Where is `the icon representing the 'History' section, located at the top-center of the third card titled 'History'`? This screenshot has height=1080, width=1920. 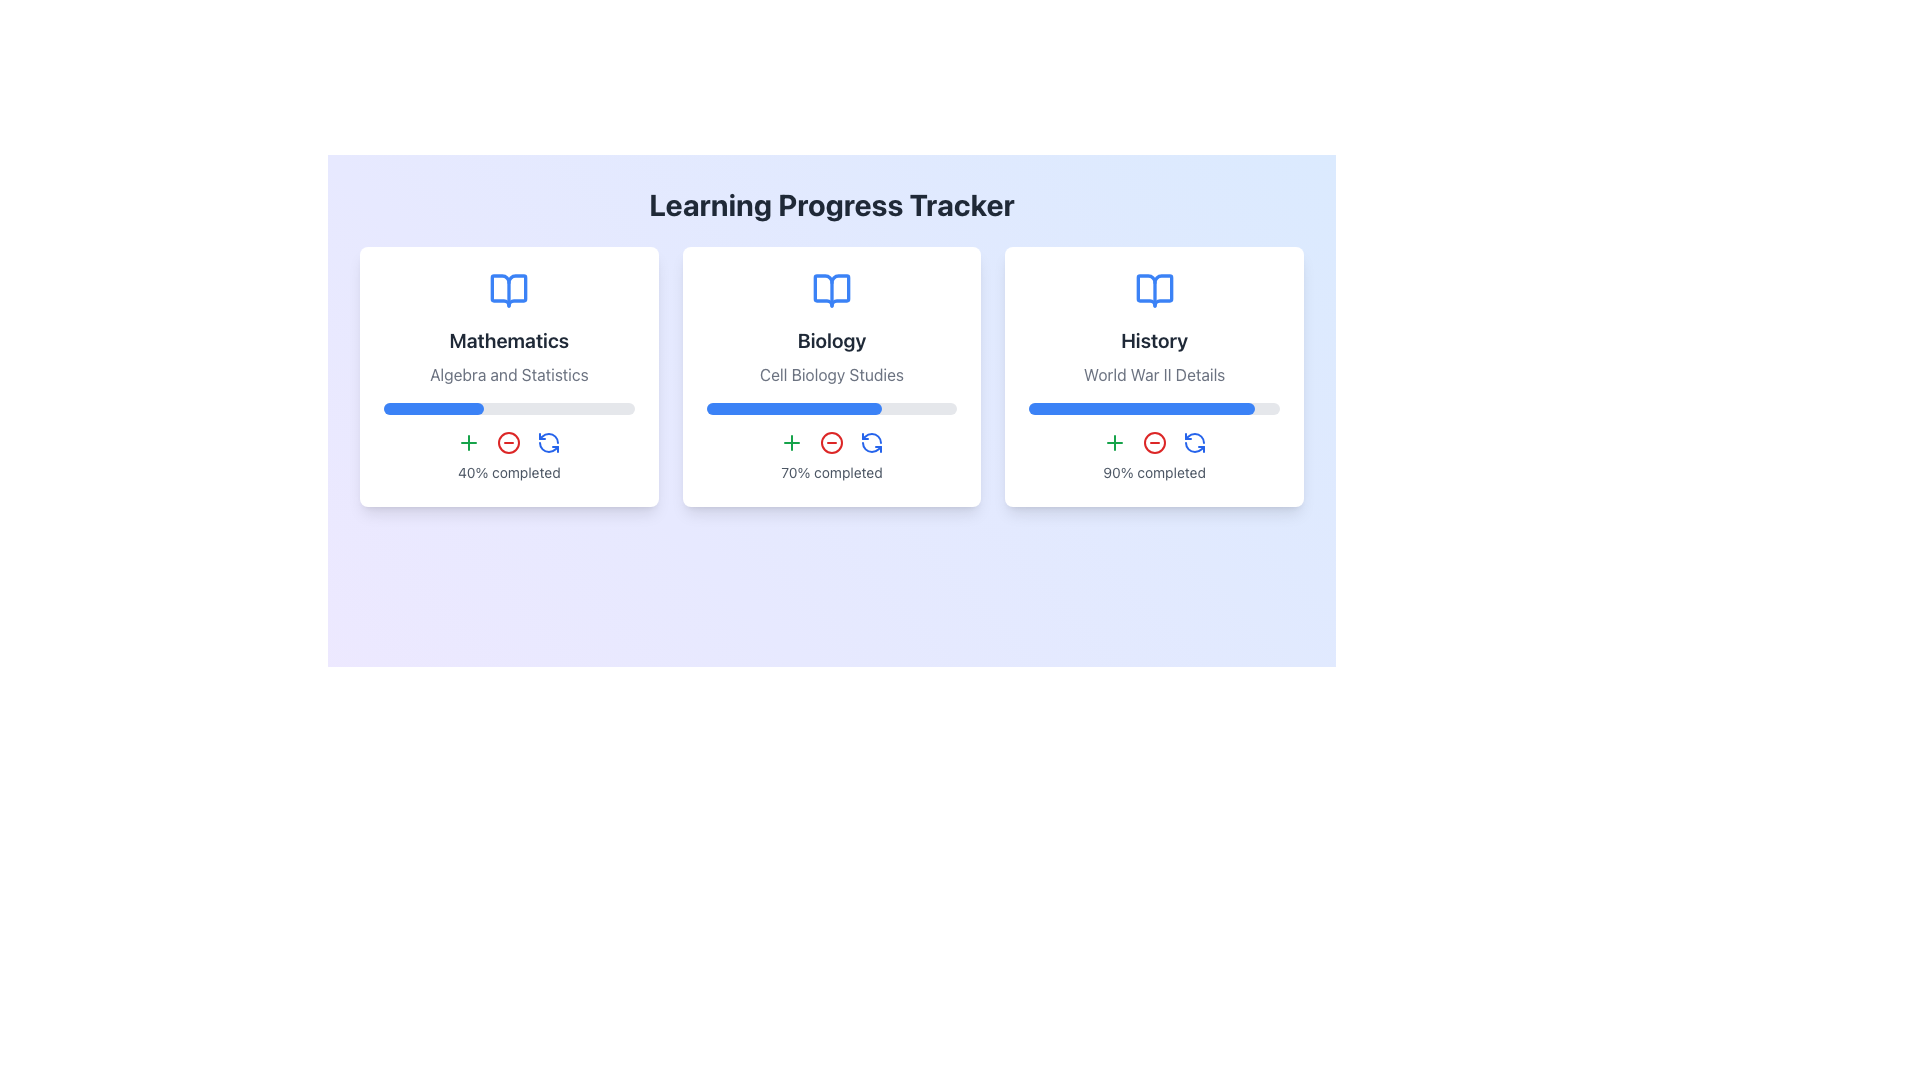 the icon representing the 'History' section, located at the top-center of the third card titled 'History' is located at coordinates (1154, 290).